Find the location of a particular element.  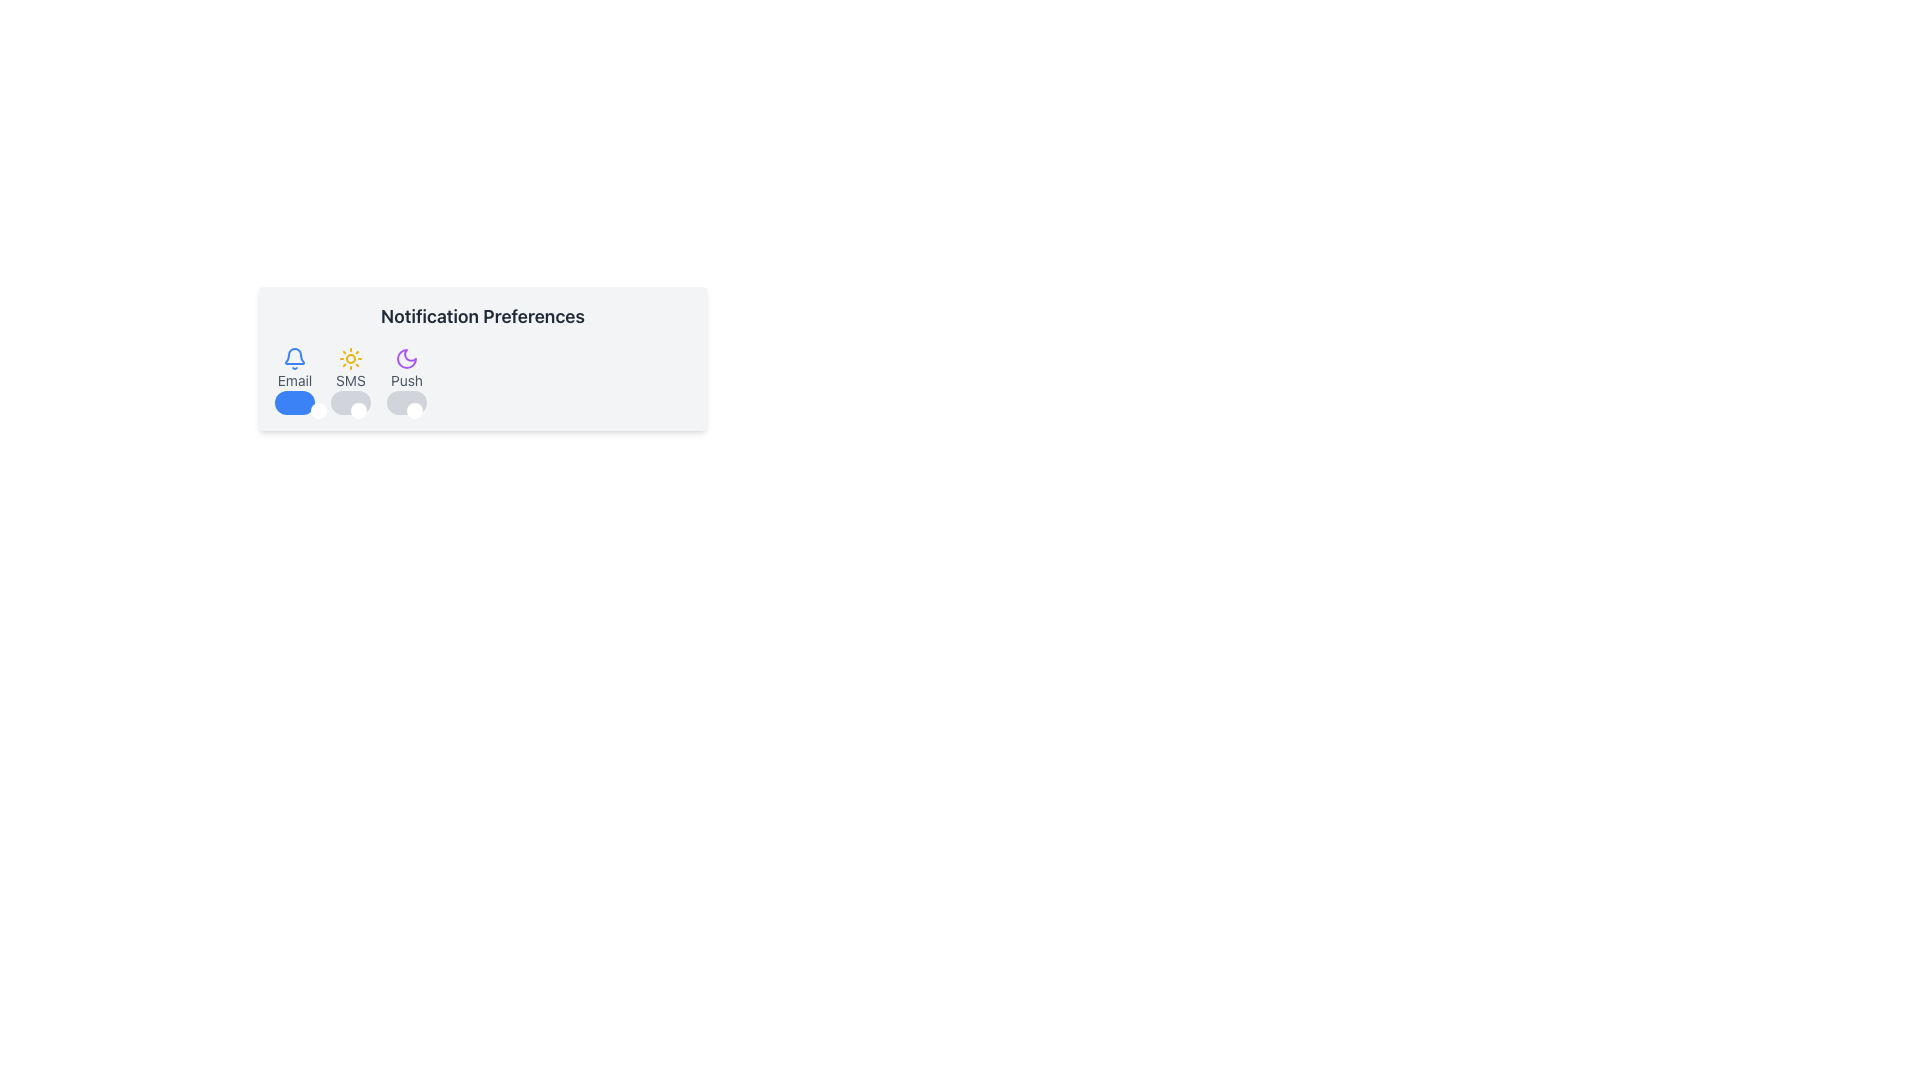

the Toggle switch for 'Push' notifications, which is represented by a purple crescent moon icon above the label and is the rightmost element in the 'Notification Preferences' section is located at coordinates (406, 381).